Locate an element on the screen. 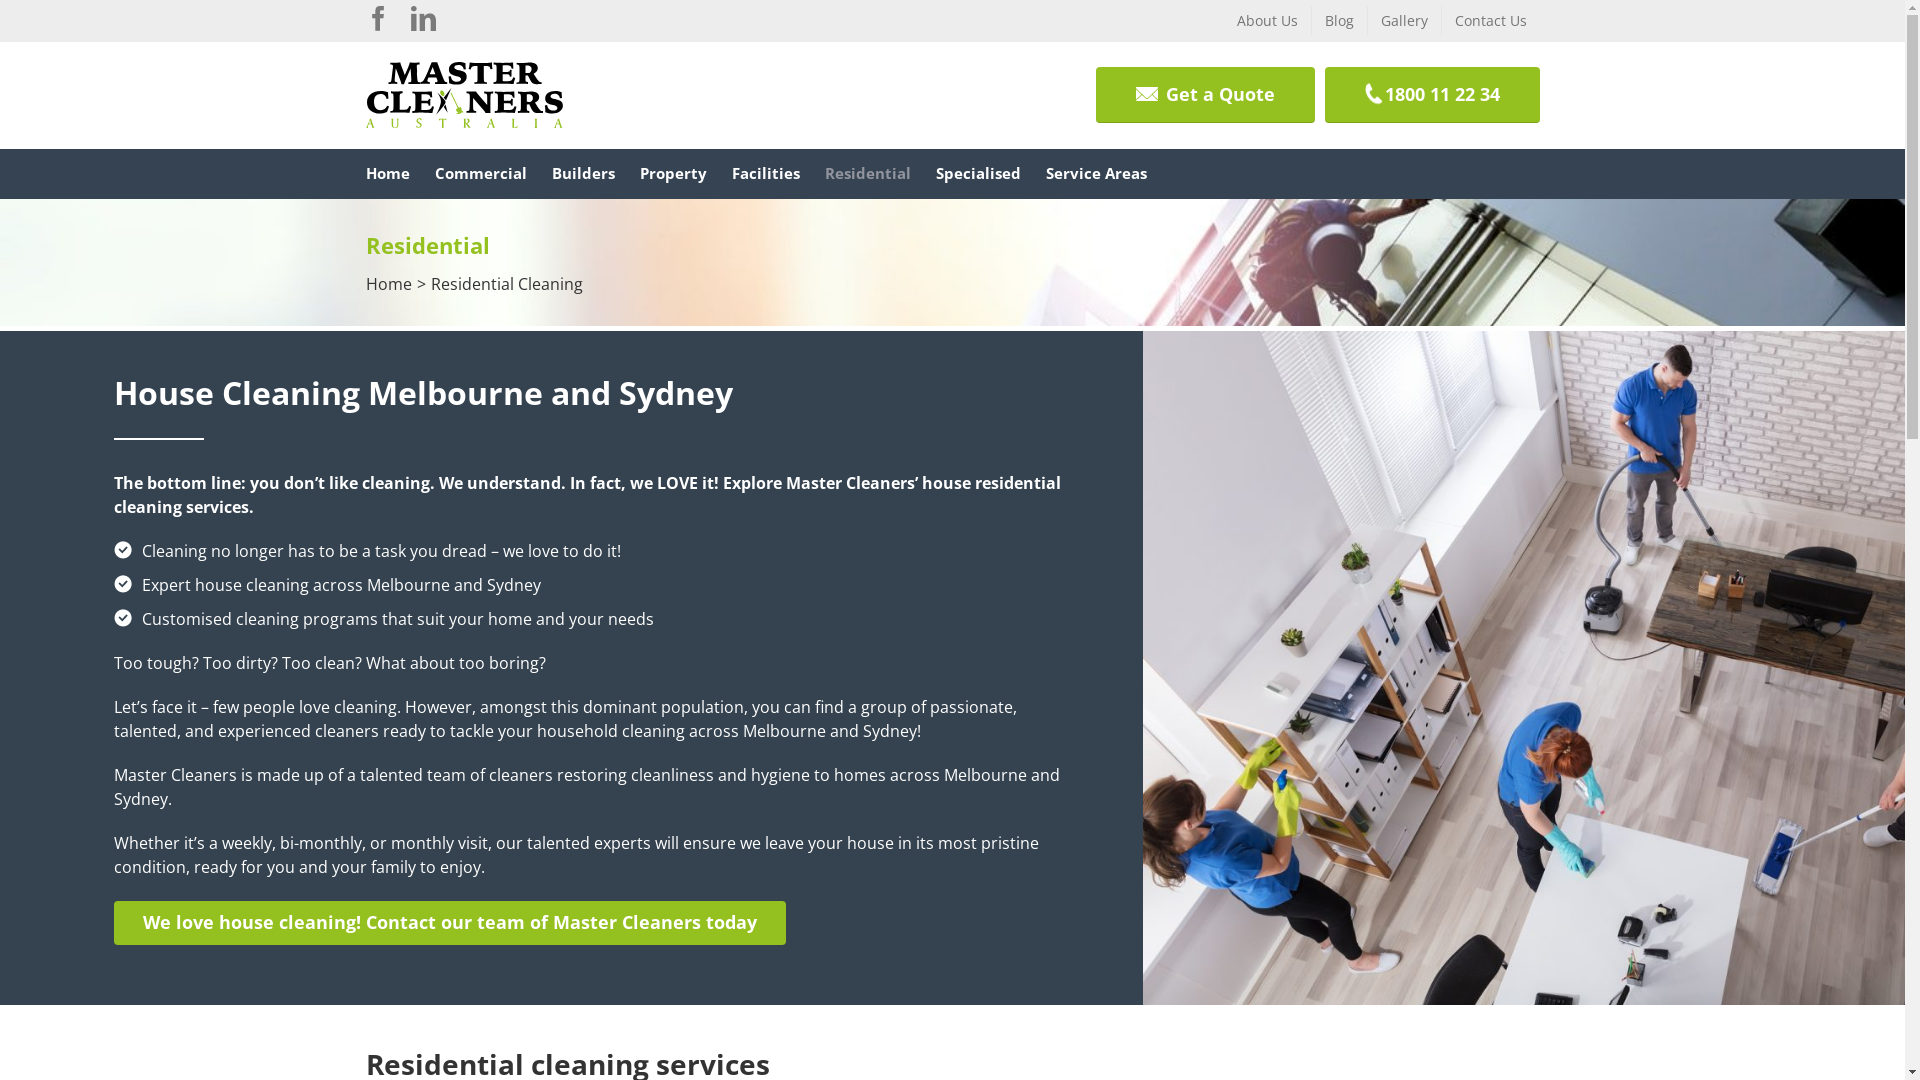 The width and height of the screenshot is (1920, 1080). 'Linkedin' is located at coordinates (421, 18).